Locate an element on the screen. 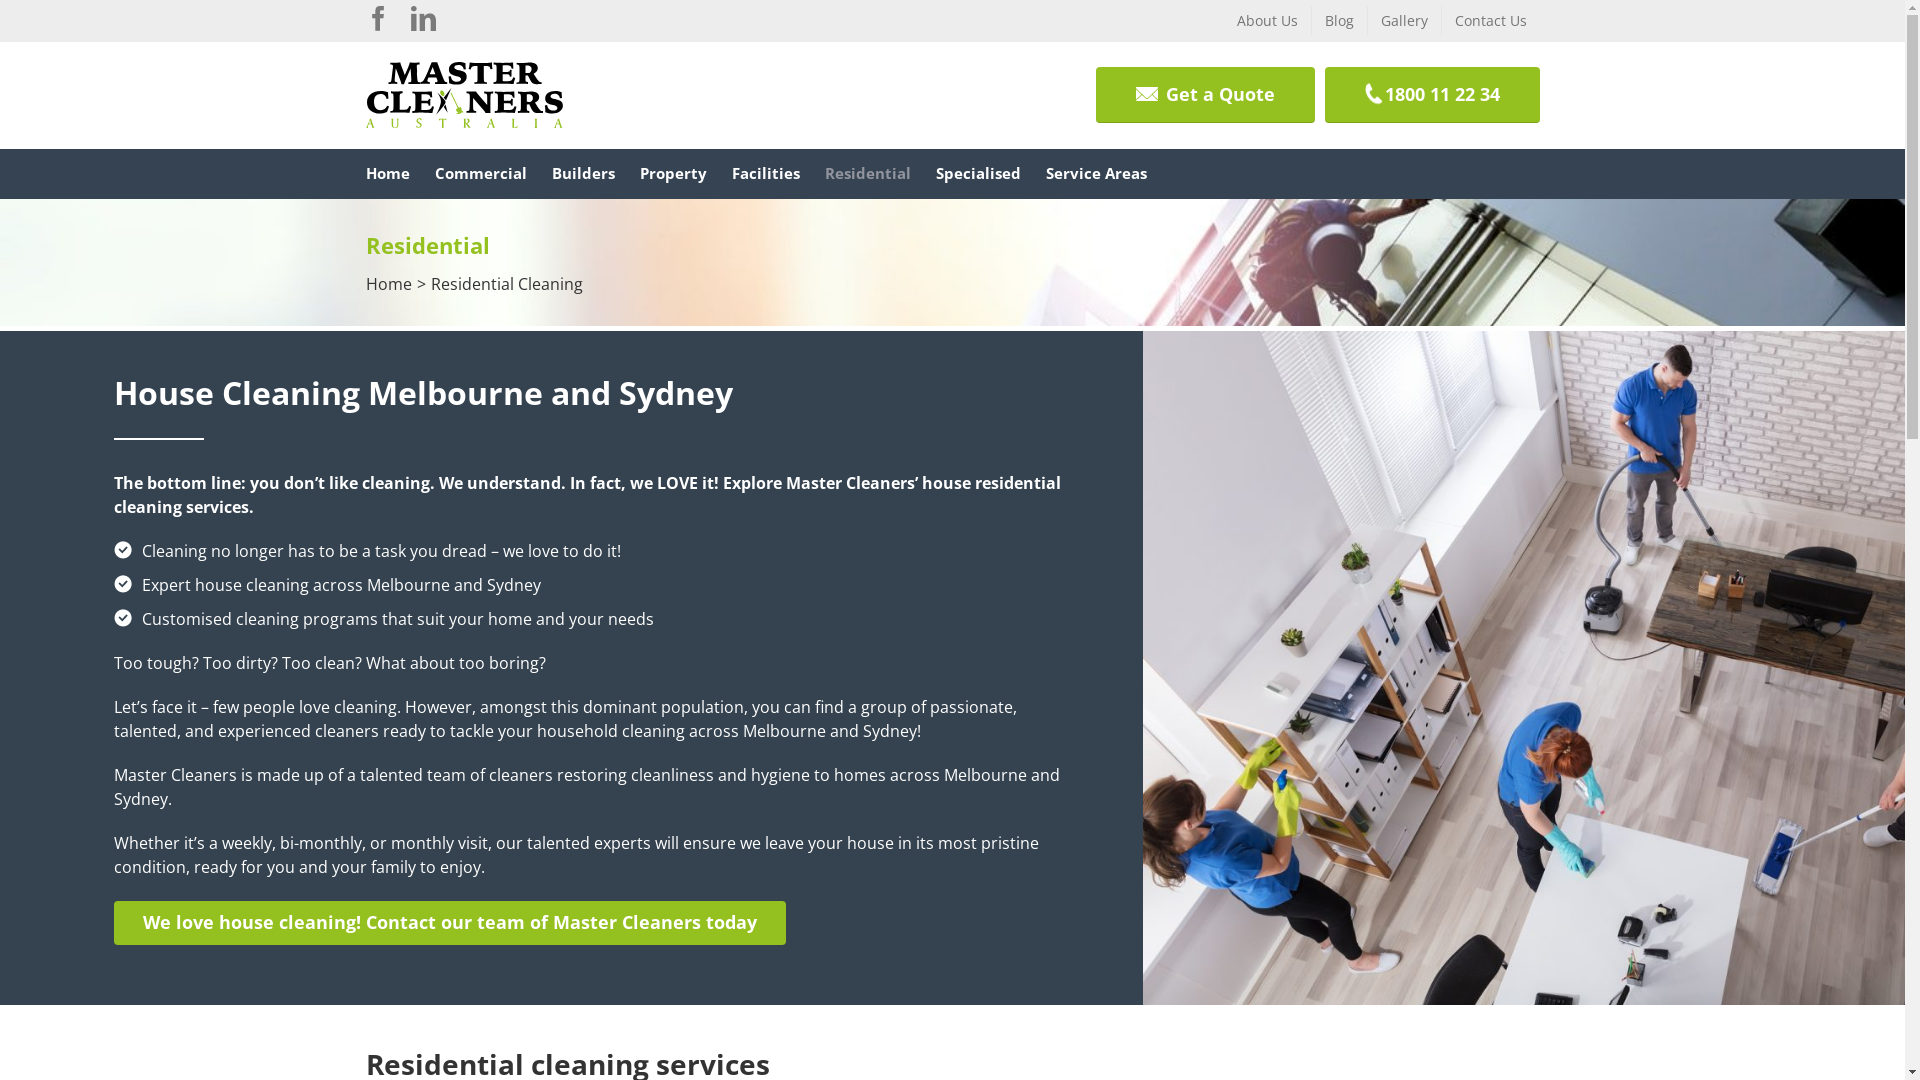 The width and height of the screenshot is (1920, 1080). 'Linkedin' is located at coordinates (421, 18).